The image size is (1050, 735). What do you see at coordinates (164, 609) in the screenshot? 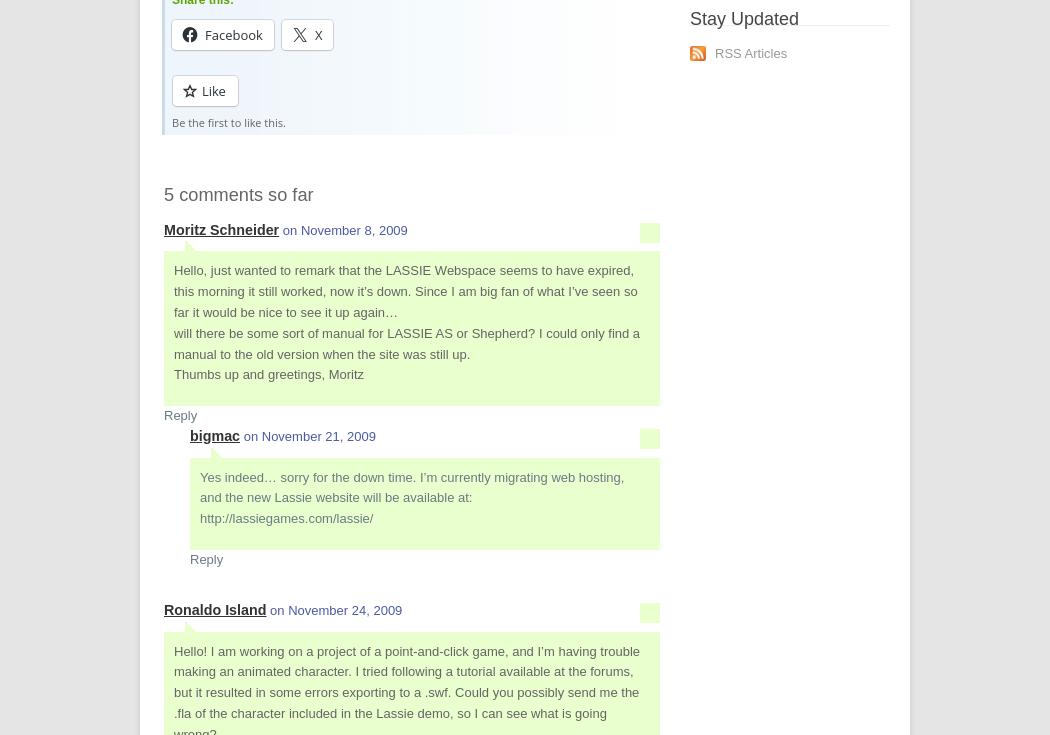
I see `'Ronaldo Island'` at bounding box center [164, 609].